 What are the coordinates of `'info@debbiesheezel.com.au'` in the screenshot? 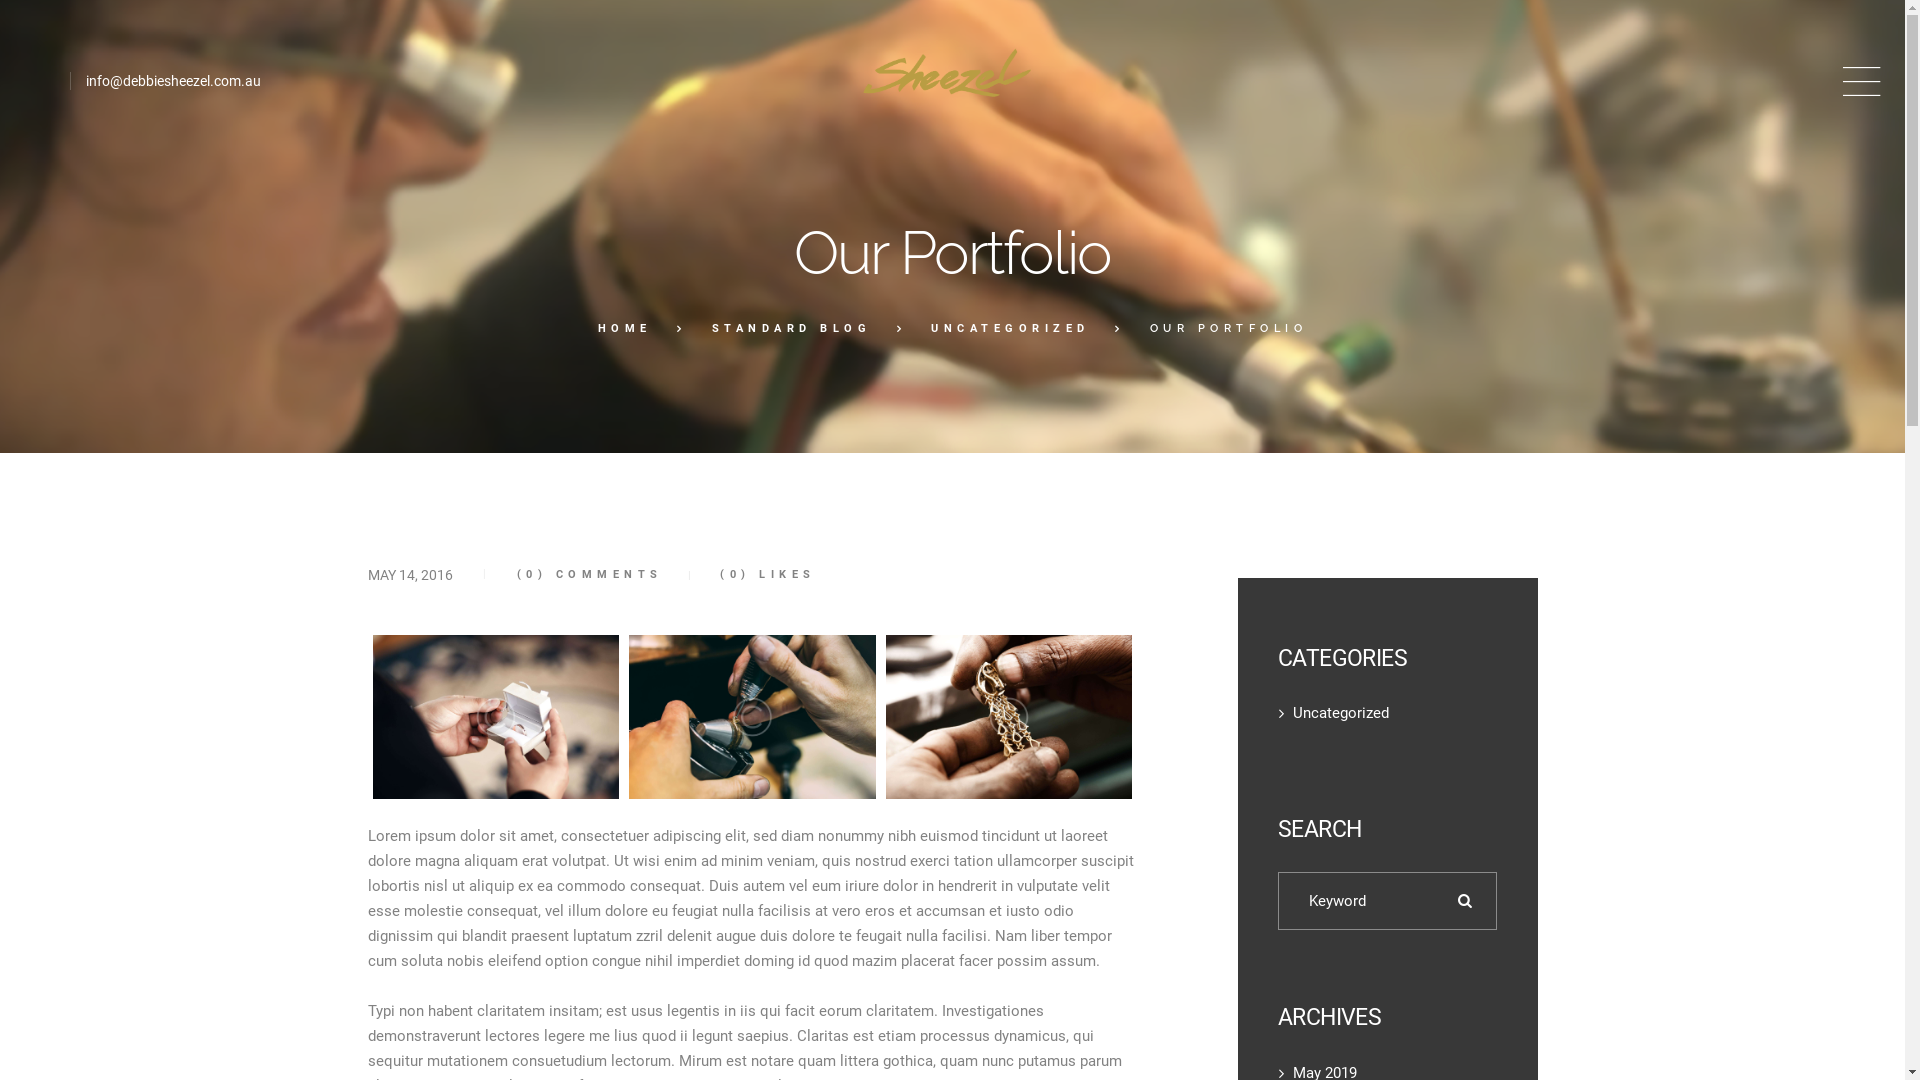 It's located at (173, 80).